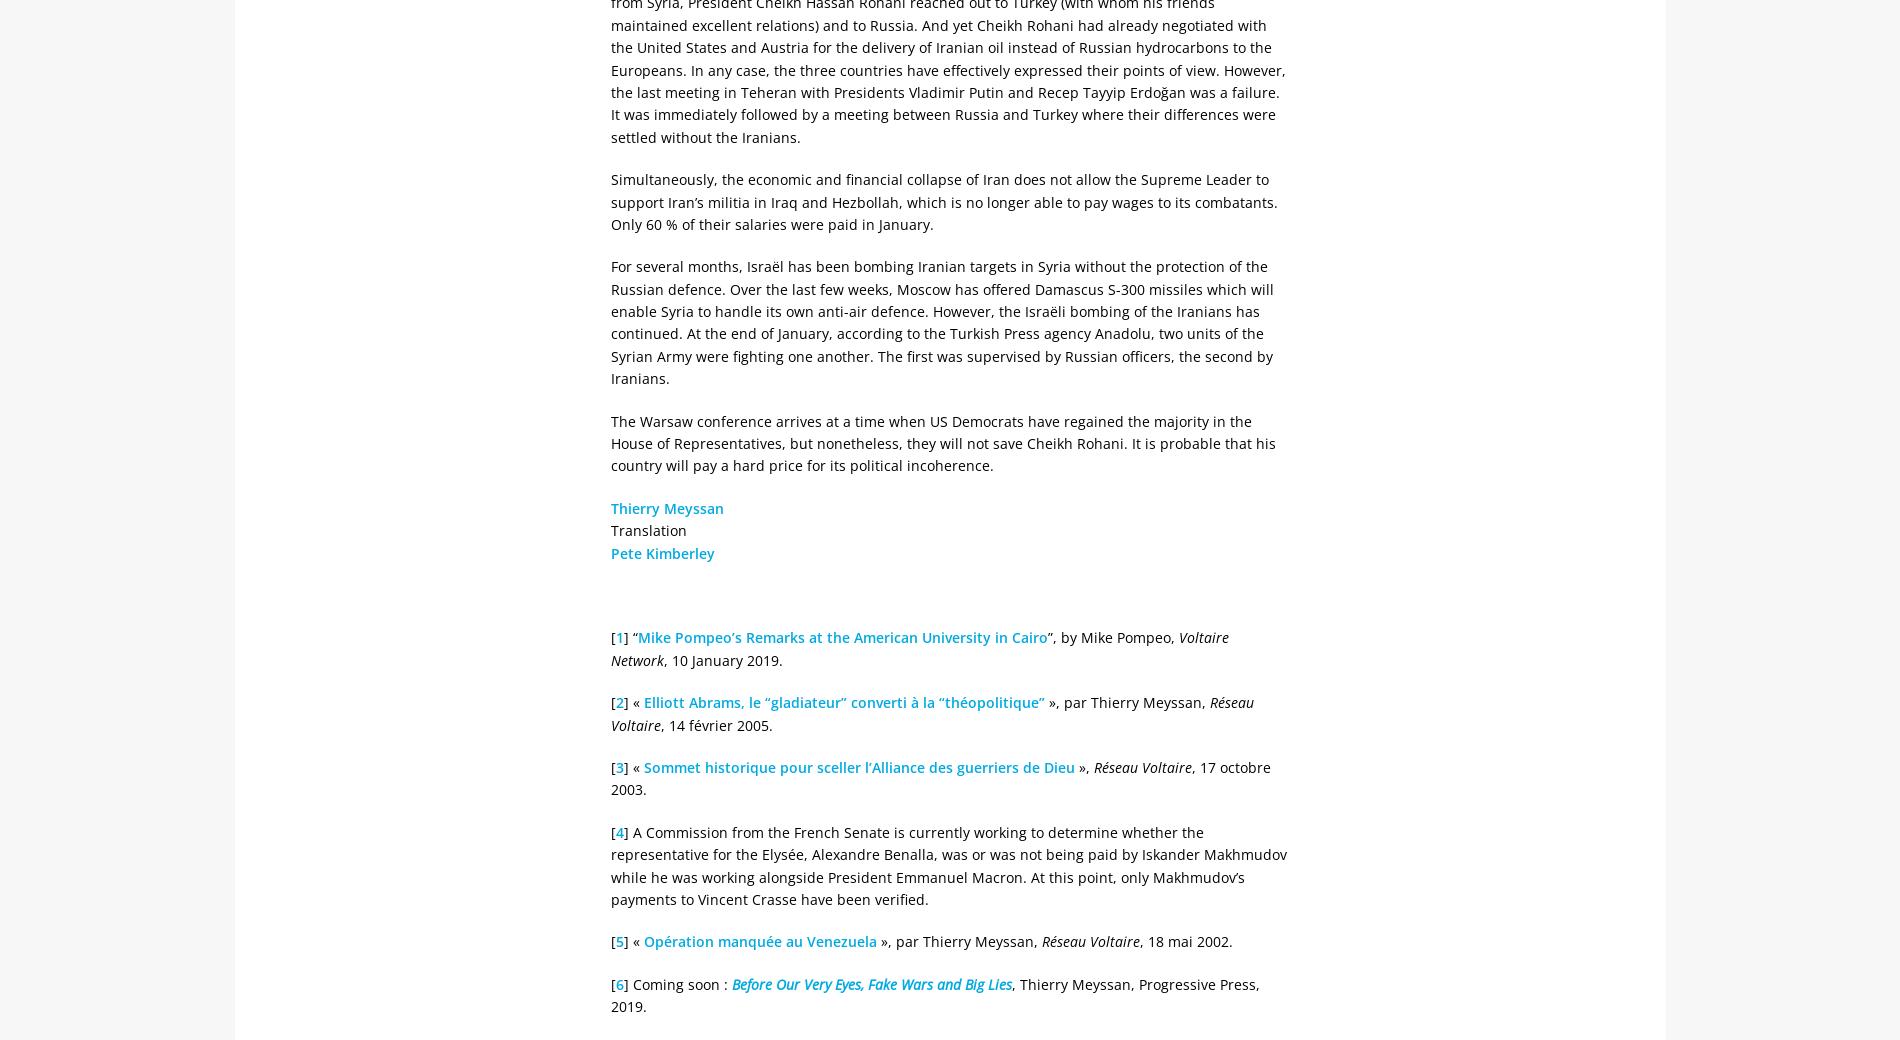 The height and width of the screenshot is (1040, 1900). I want to click on 'Opération manquée au Venezuela', so click(759, 941).